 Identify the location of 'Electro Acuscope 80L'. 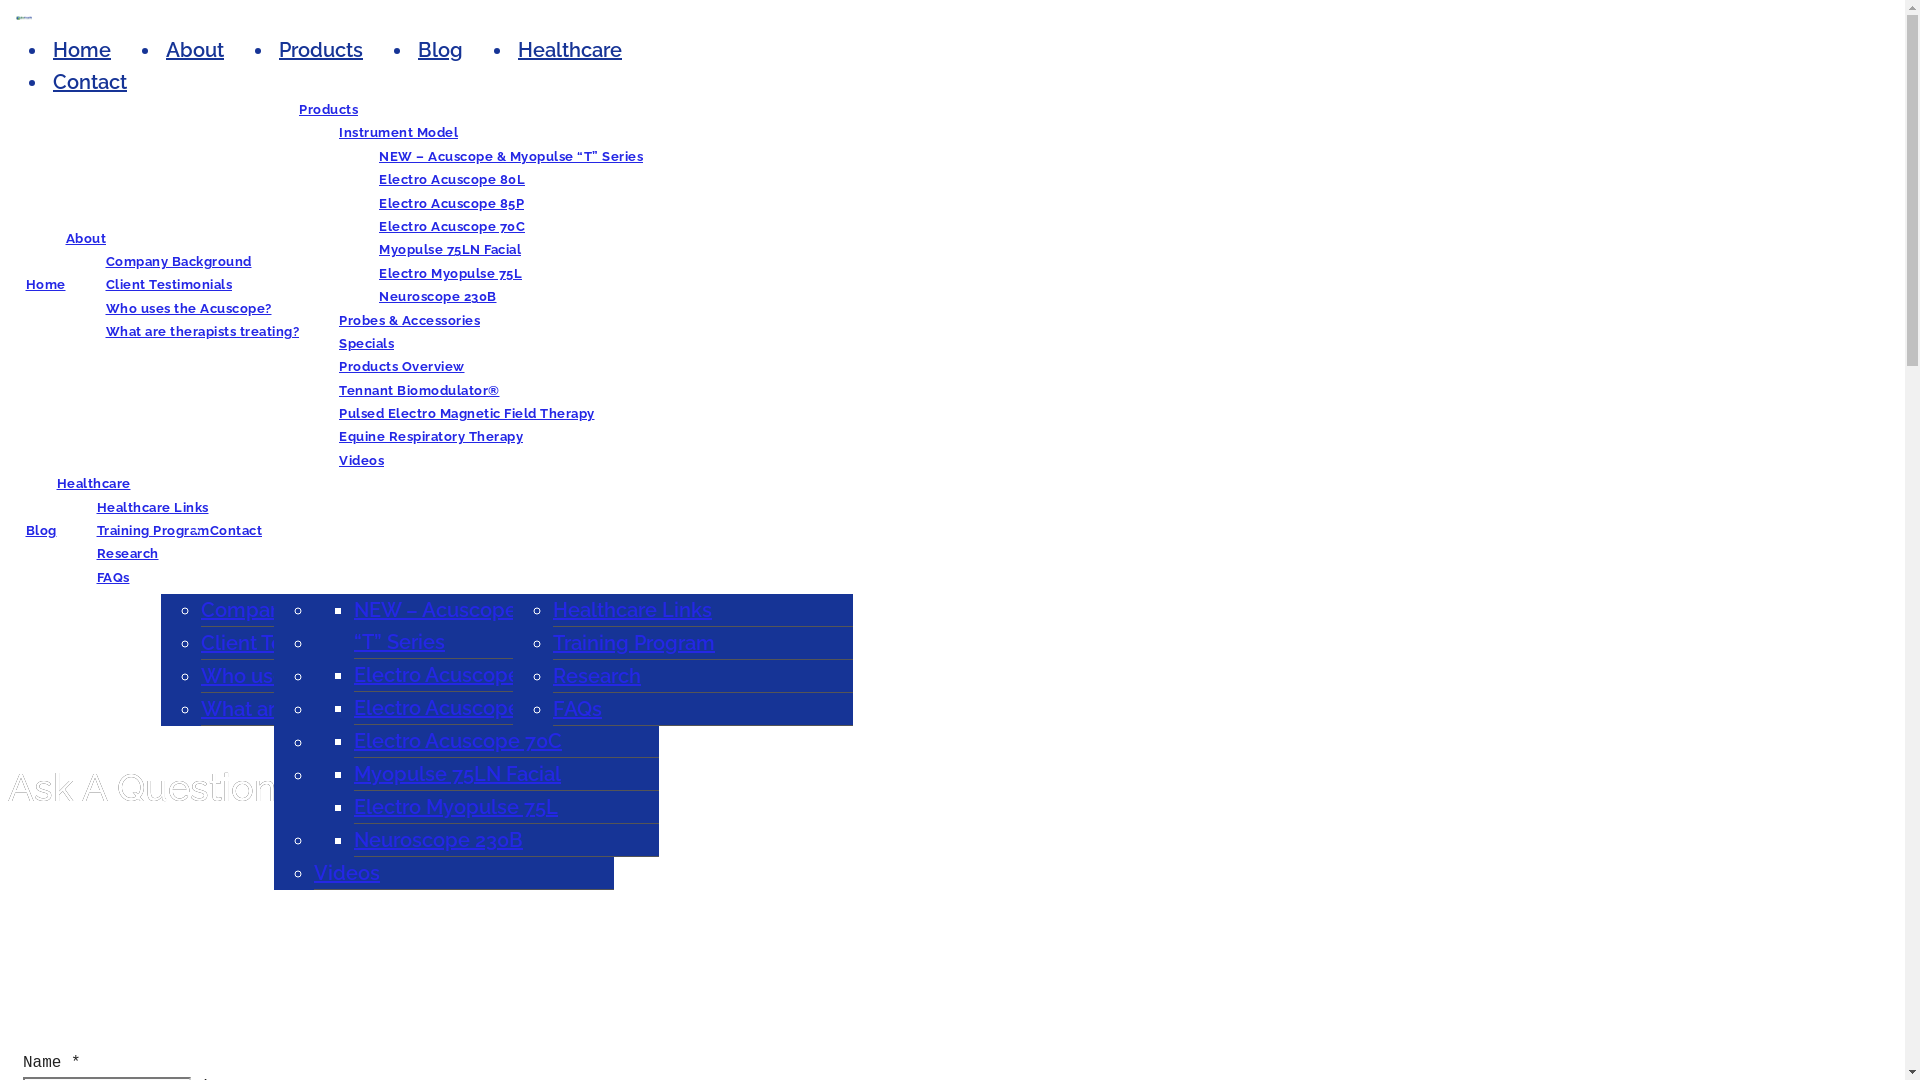
(450, 178).